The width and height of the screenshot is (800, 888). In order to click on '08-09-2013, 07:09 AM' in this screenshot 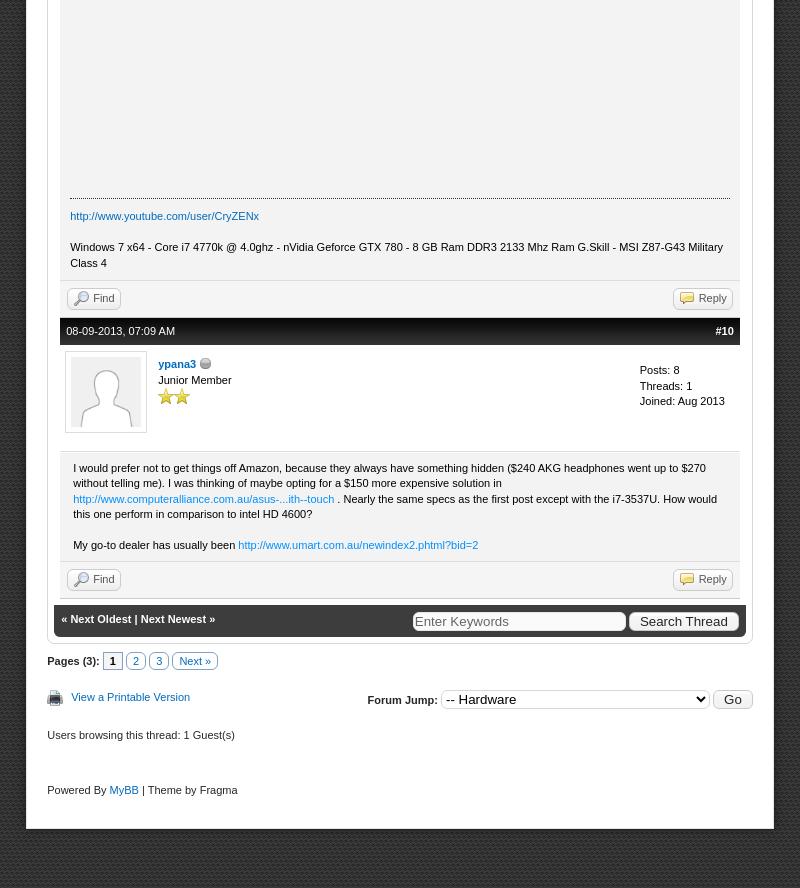, I will do `click(65, 329)`.